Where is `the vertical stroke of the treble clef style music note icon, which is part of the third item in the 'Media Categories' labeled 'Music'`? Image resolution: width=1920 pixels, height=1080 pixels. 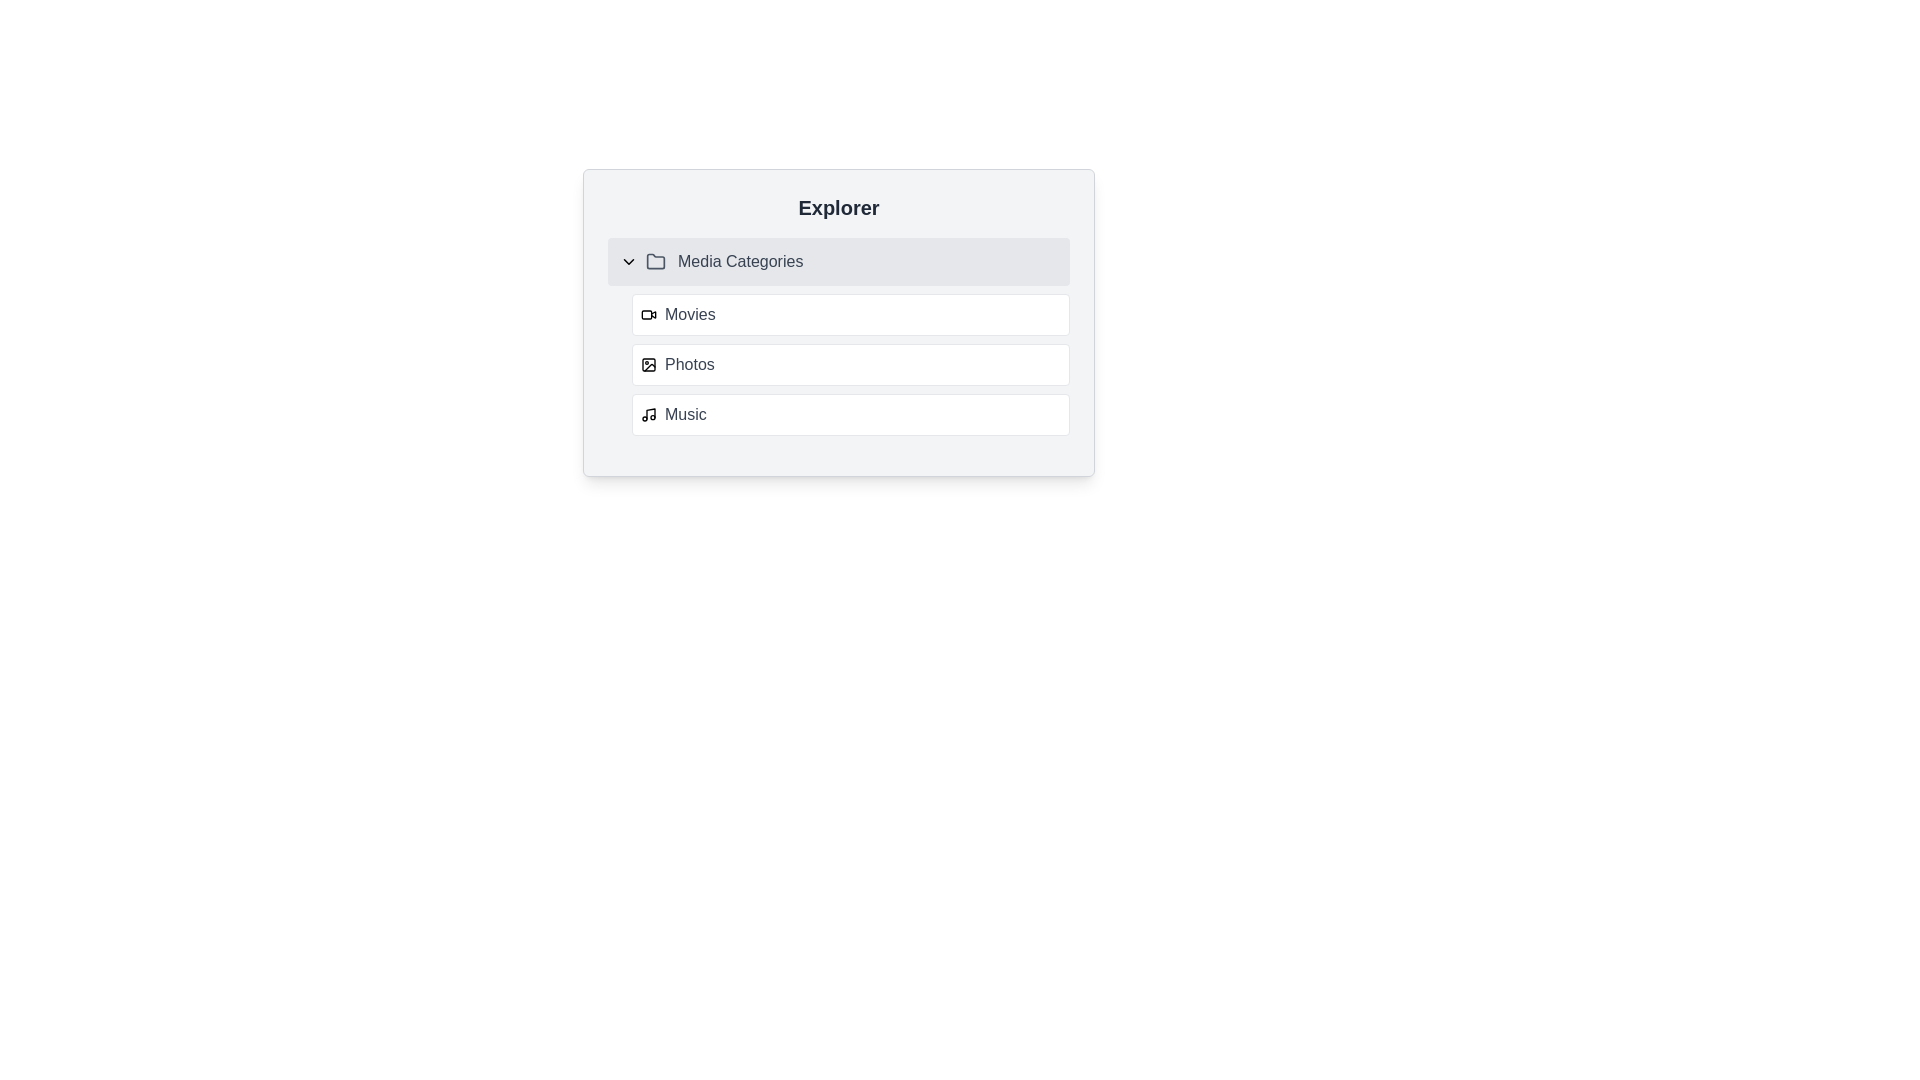 the vertical stroke of the treble clef style music note icon, which is part of the third item in the 'Media Categories' labeled 'Music' is located at coordinates (651, 412).